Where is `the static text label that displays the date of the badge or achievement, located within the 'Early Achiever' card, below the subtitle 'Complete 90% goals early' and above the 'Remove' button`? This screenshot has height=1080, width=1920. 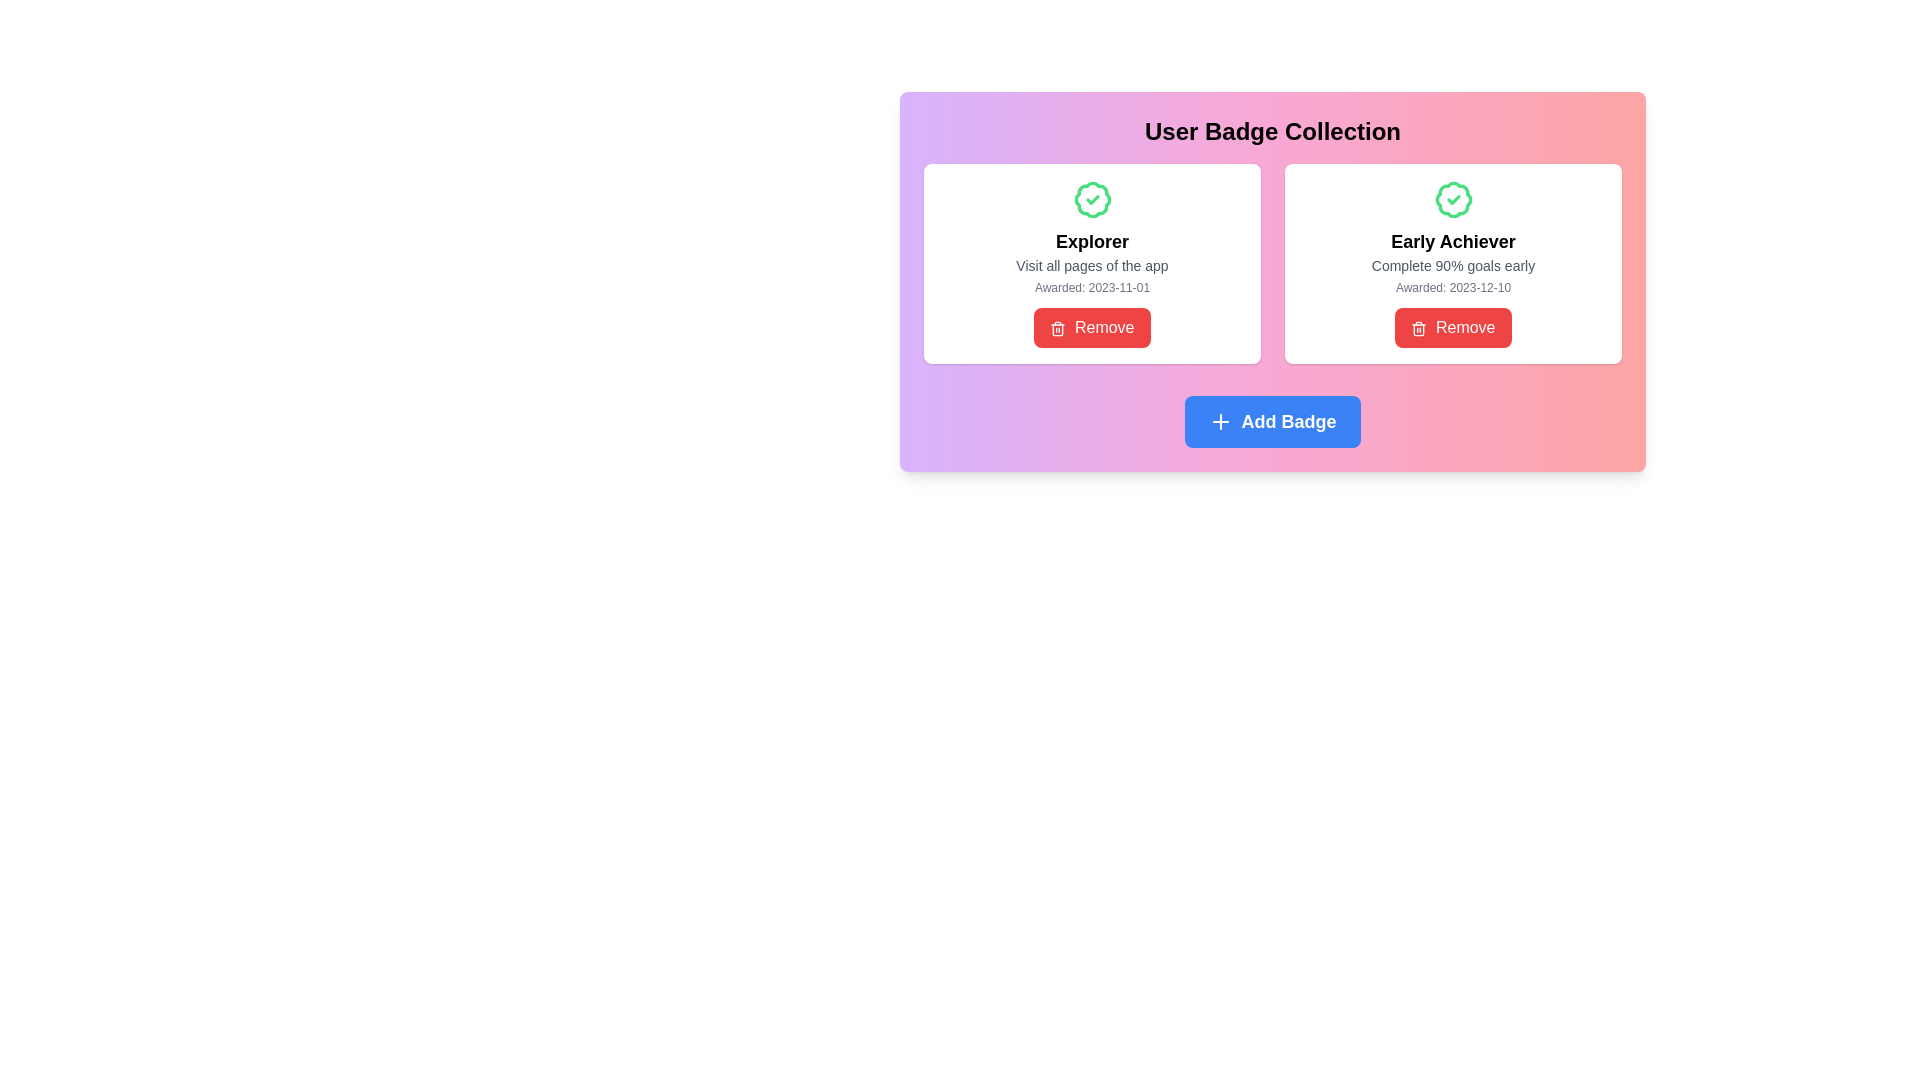
the static text label that displays the date of the badge or achievement, located within the 'Early Achiever' card, below the subtitle 'Complete 90% goals early' and above the 'Remove' button is located at coordinates (1453, 288).